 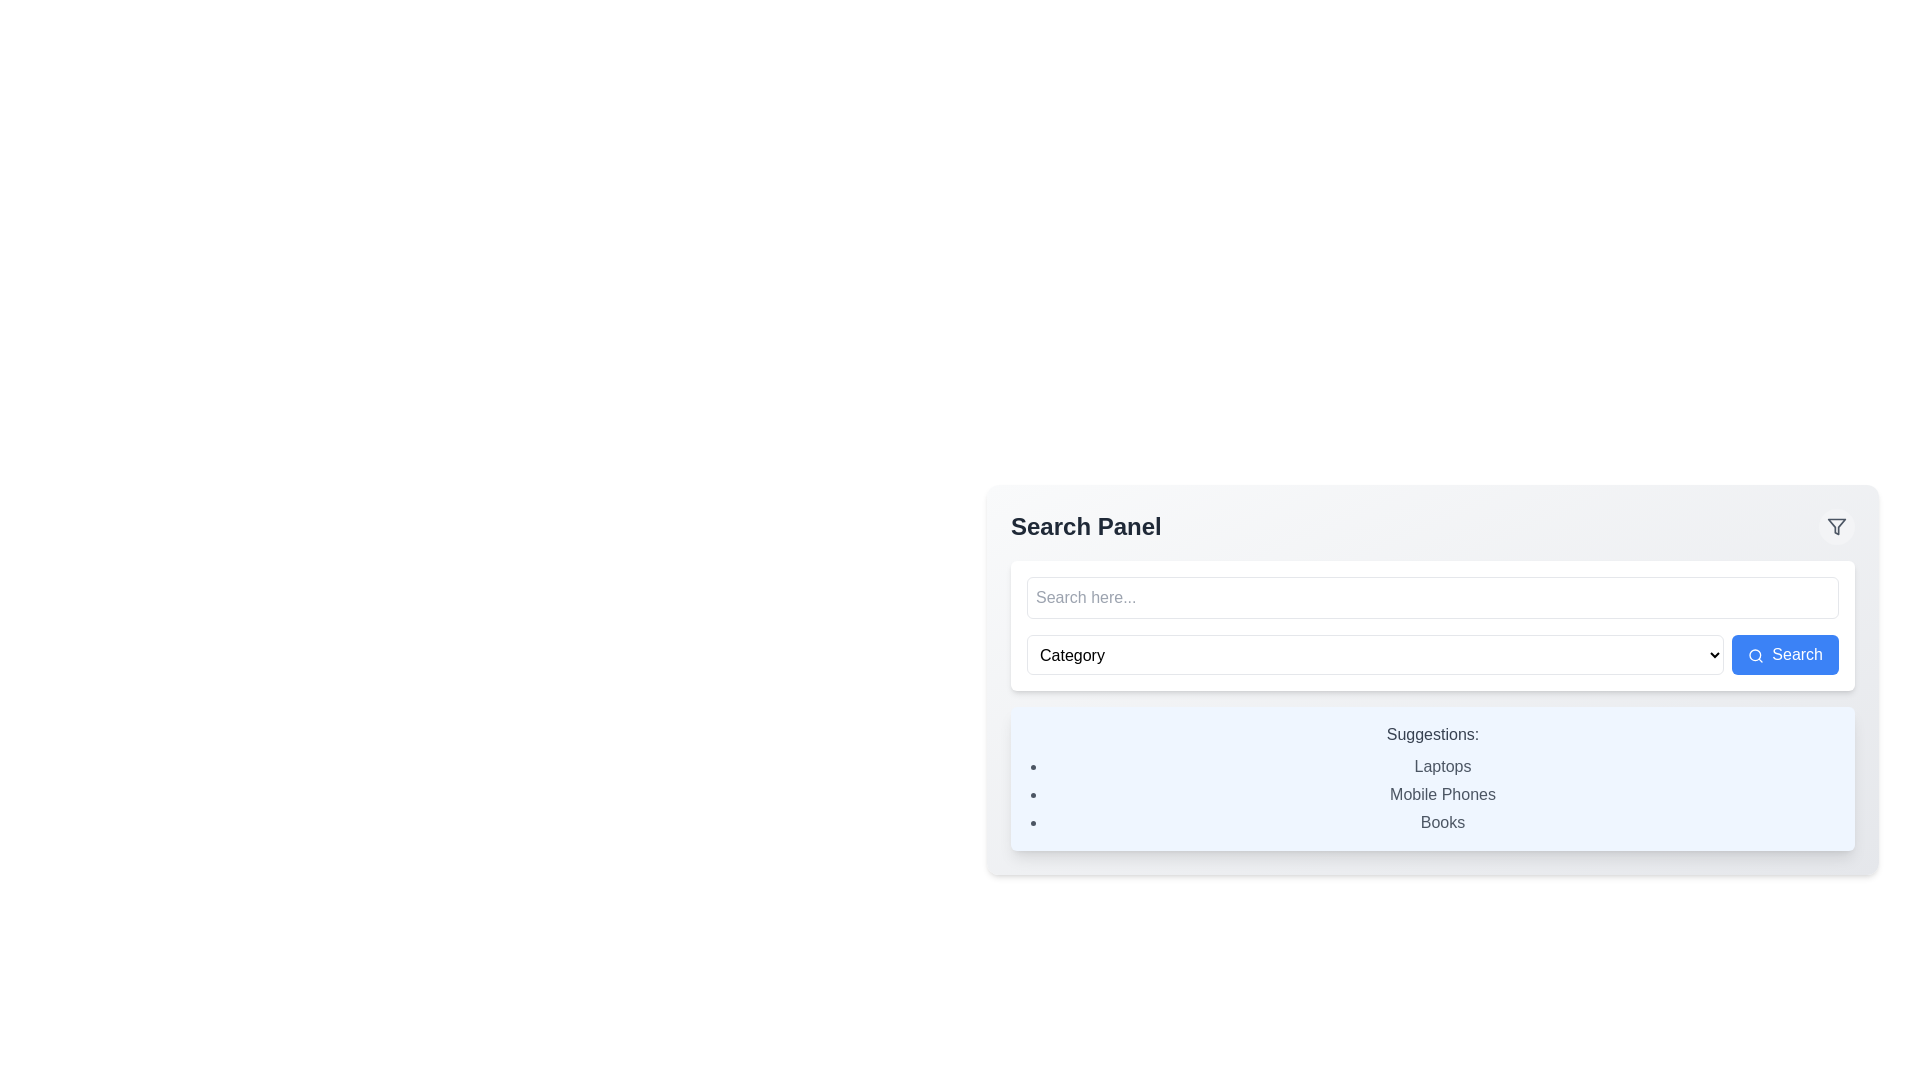 What do you see at coordinates (1785, 655) in the screenshot?
I see `the 'Search' button, which is a rectangular button with a bright blue background and white text, located at the far-right of a horizontal control group` at bounding box center [1785, 655].